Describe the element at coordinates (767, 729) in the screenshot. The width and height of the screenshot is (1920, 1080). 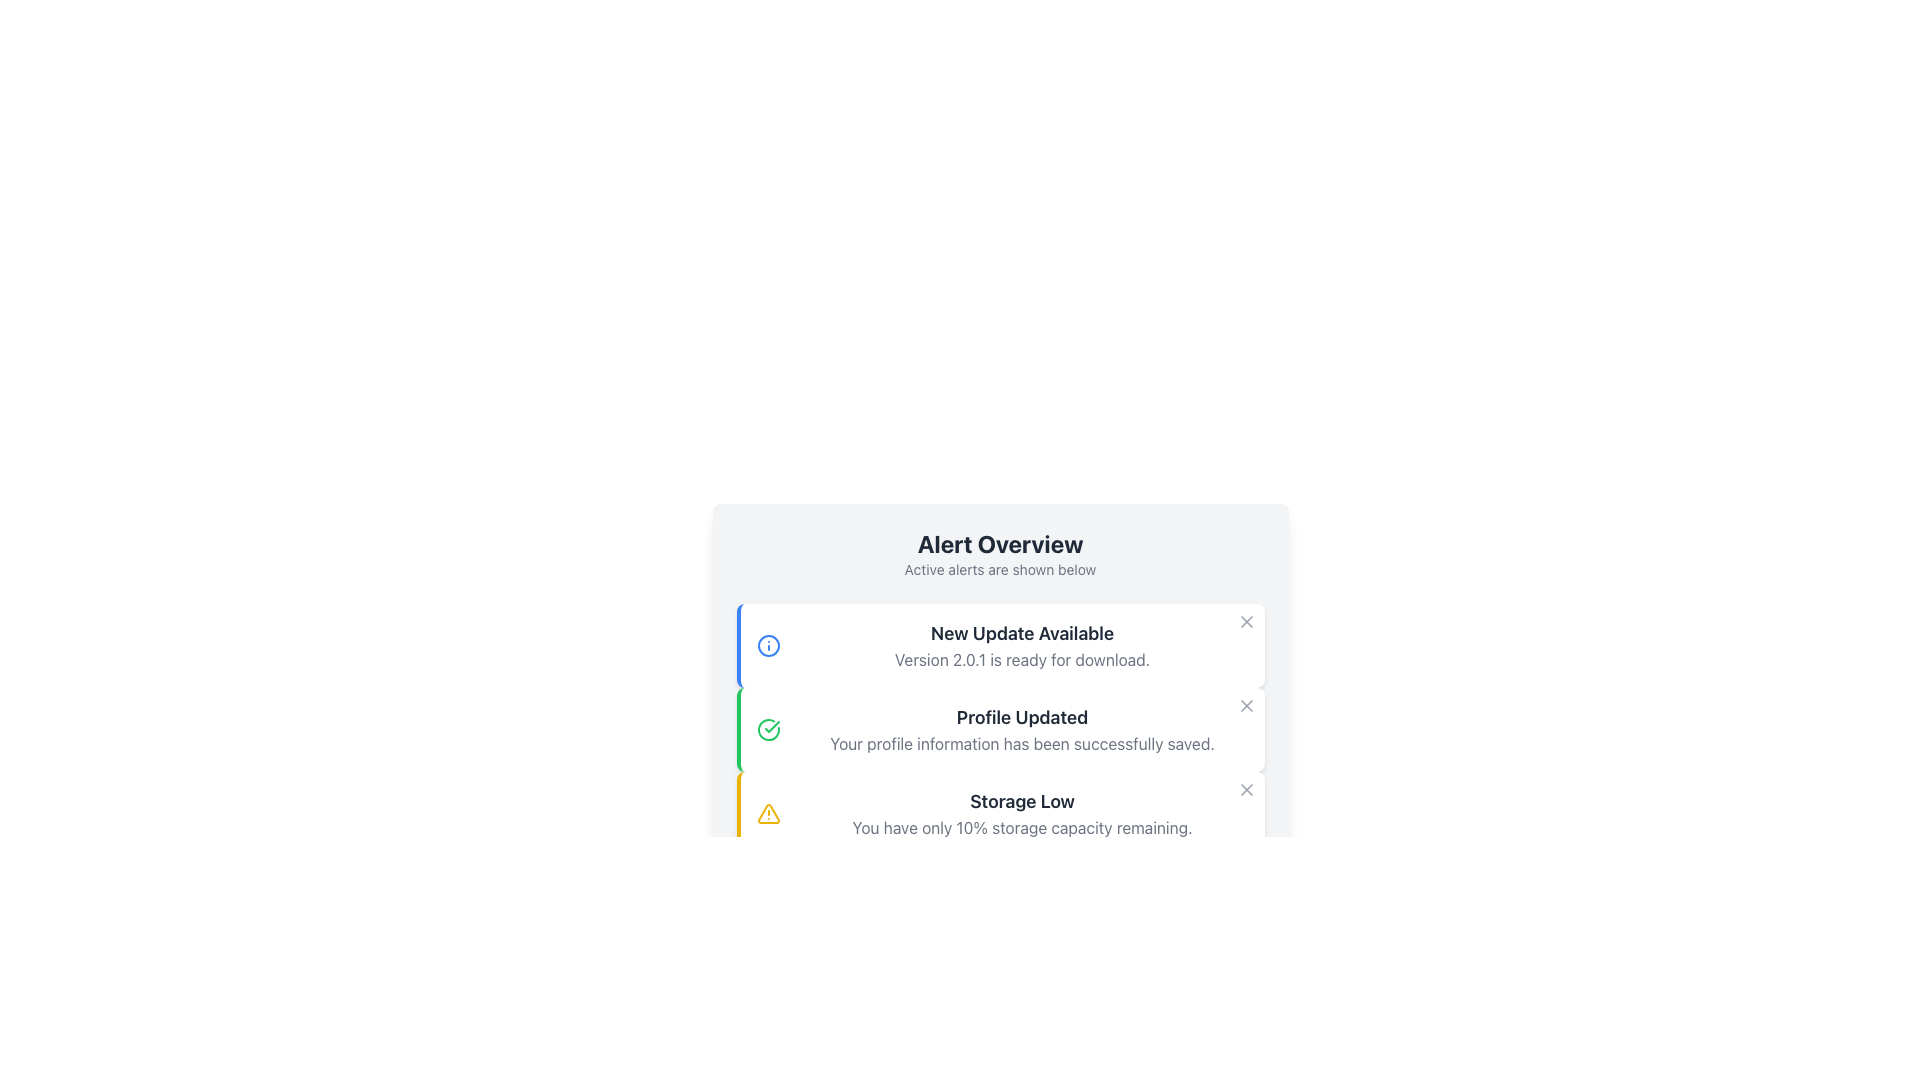
I see `the green circular icon with a checkmark symbol, which is located near the top-left corner of the 'Profile Updated' alert box` at that location.